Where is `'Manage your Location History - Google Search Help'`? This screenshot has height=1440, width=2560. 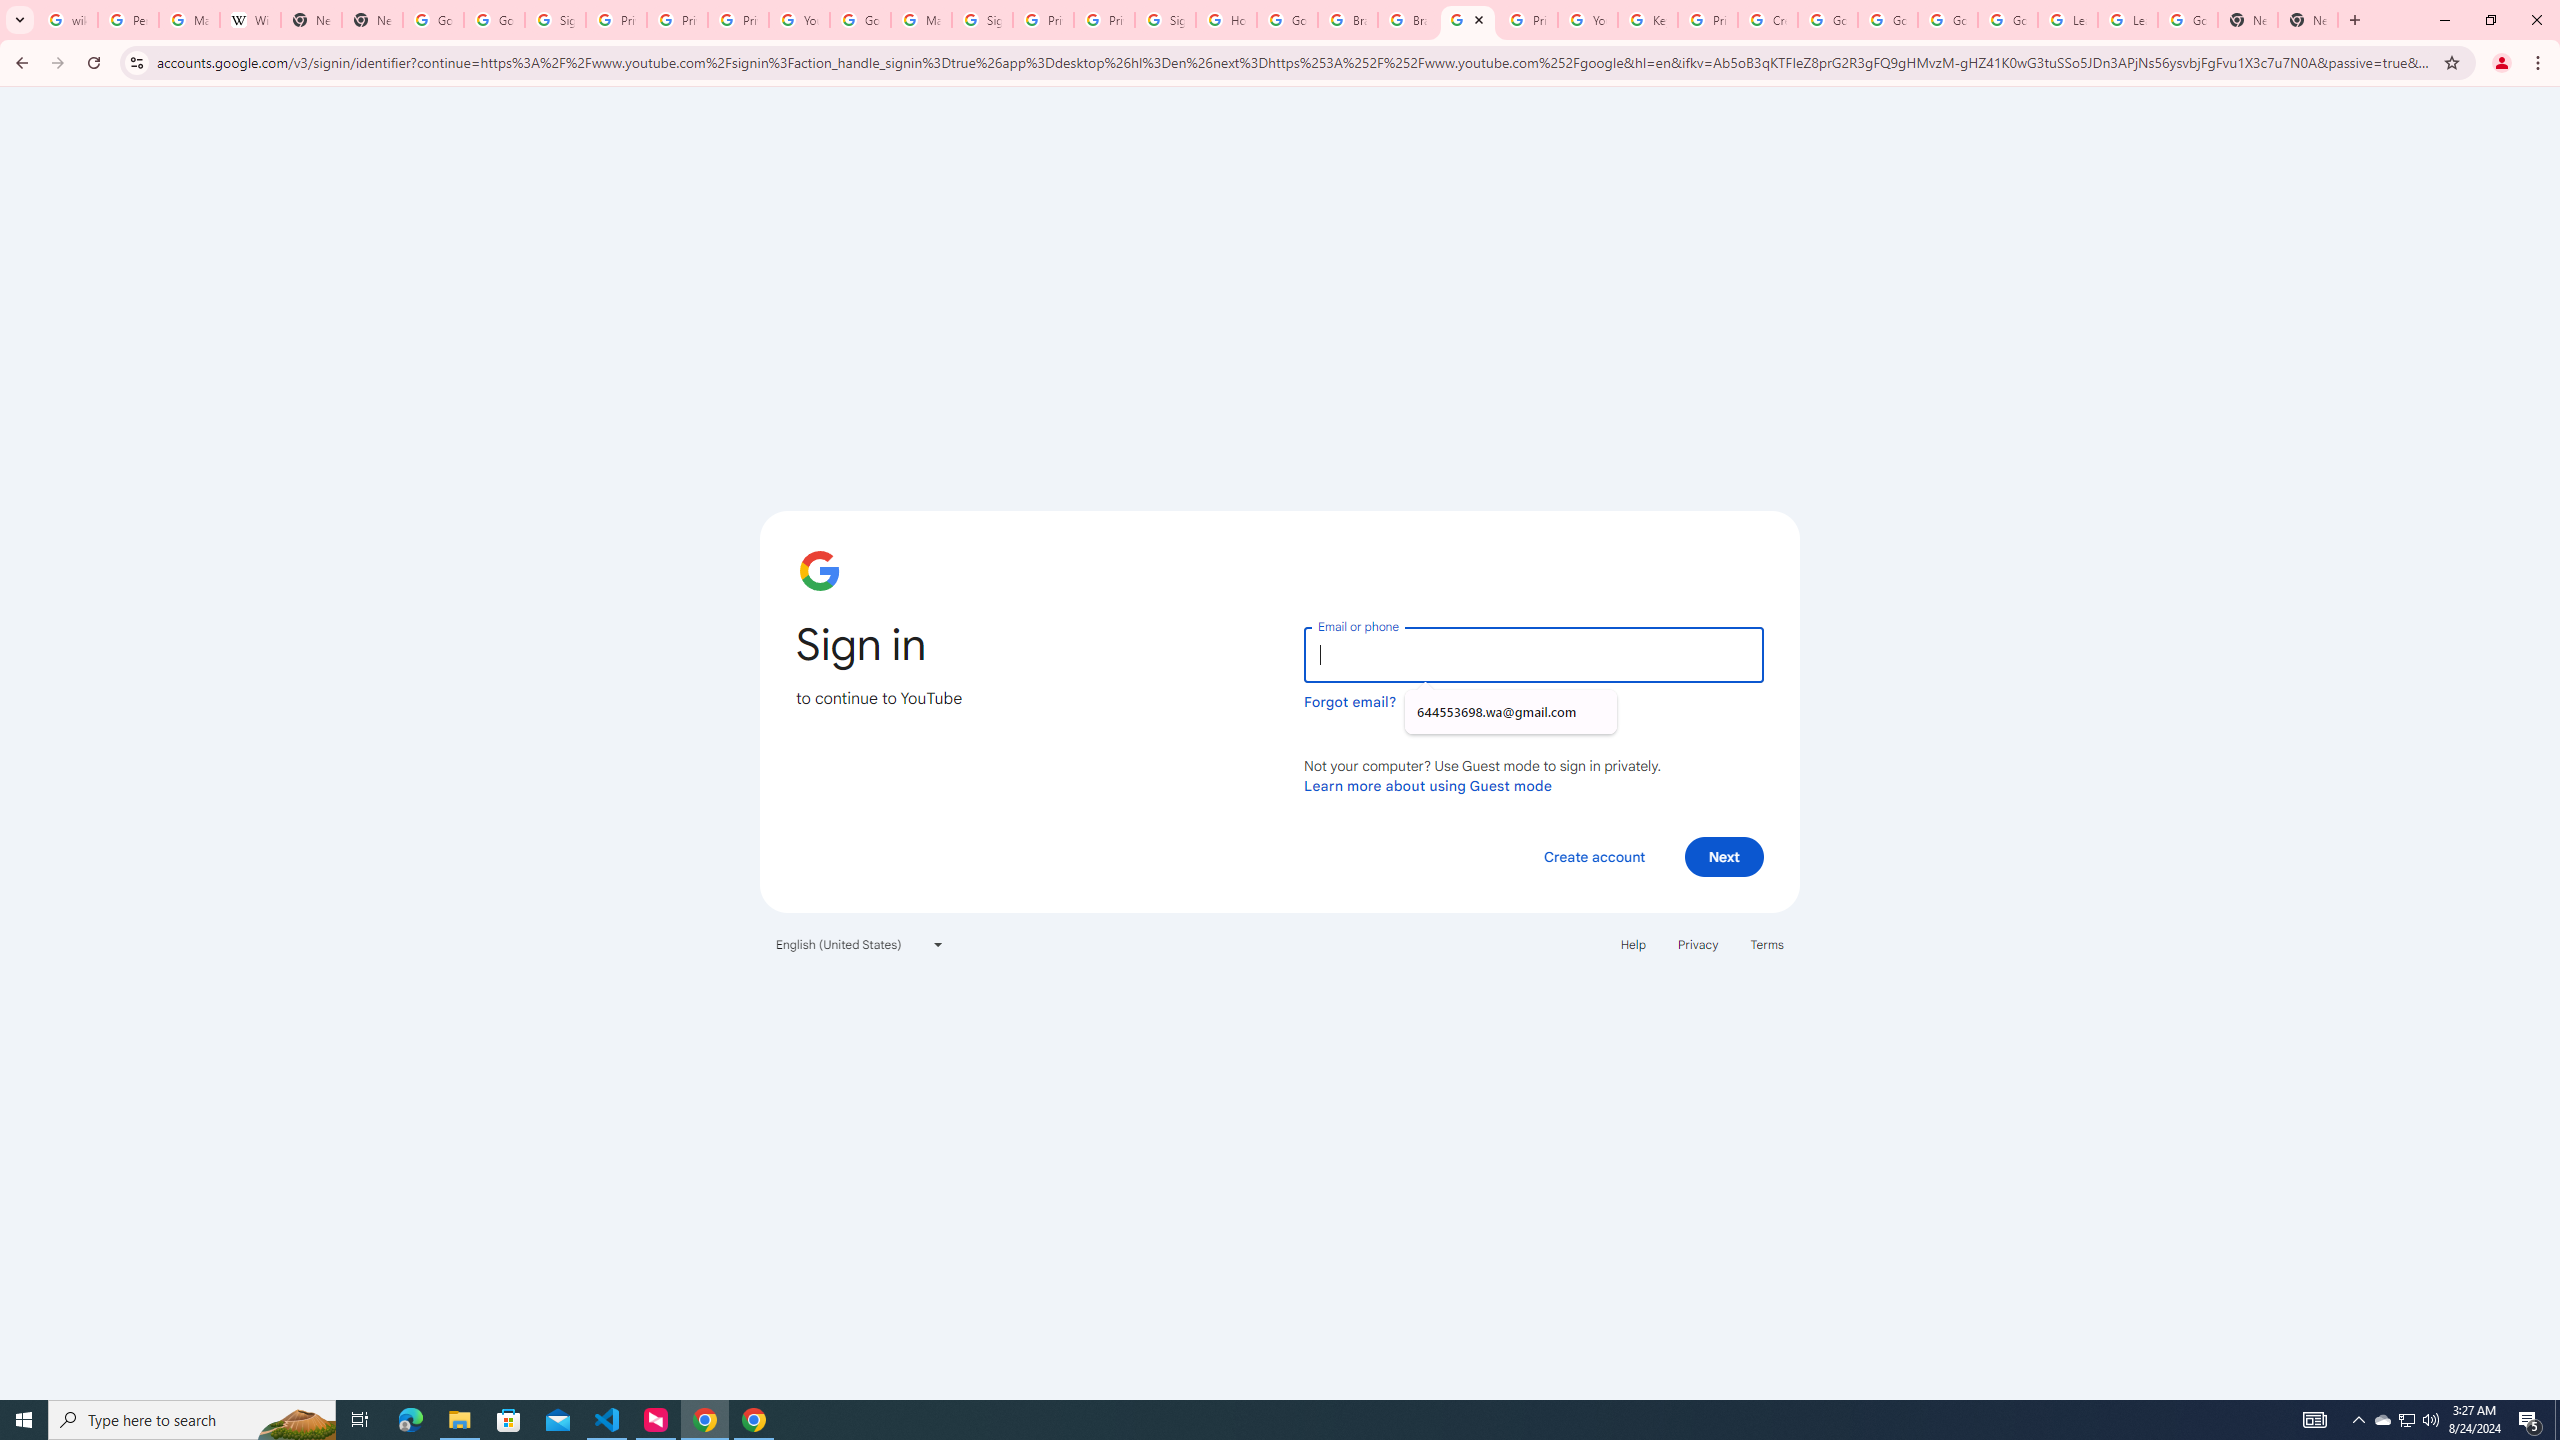
'Manage your Location History - Google Search Help' is located at coordinates (188, 19).